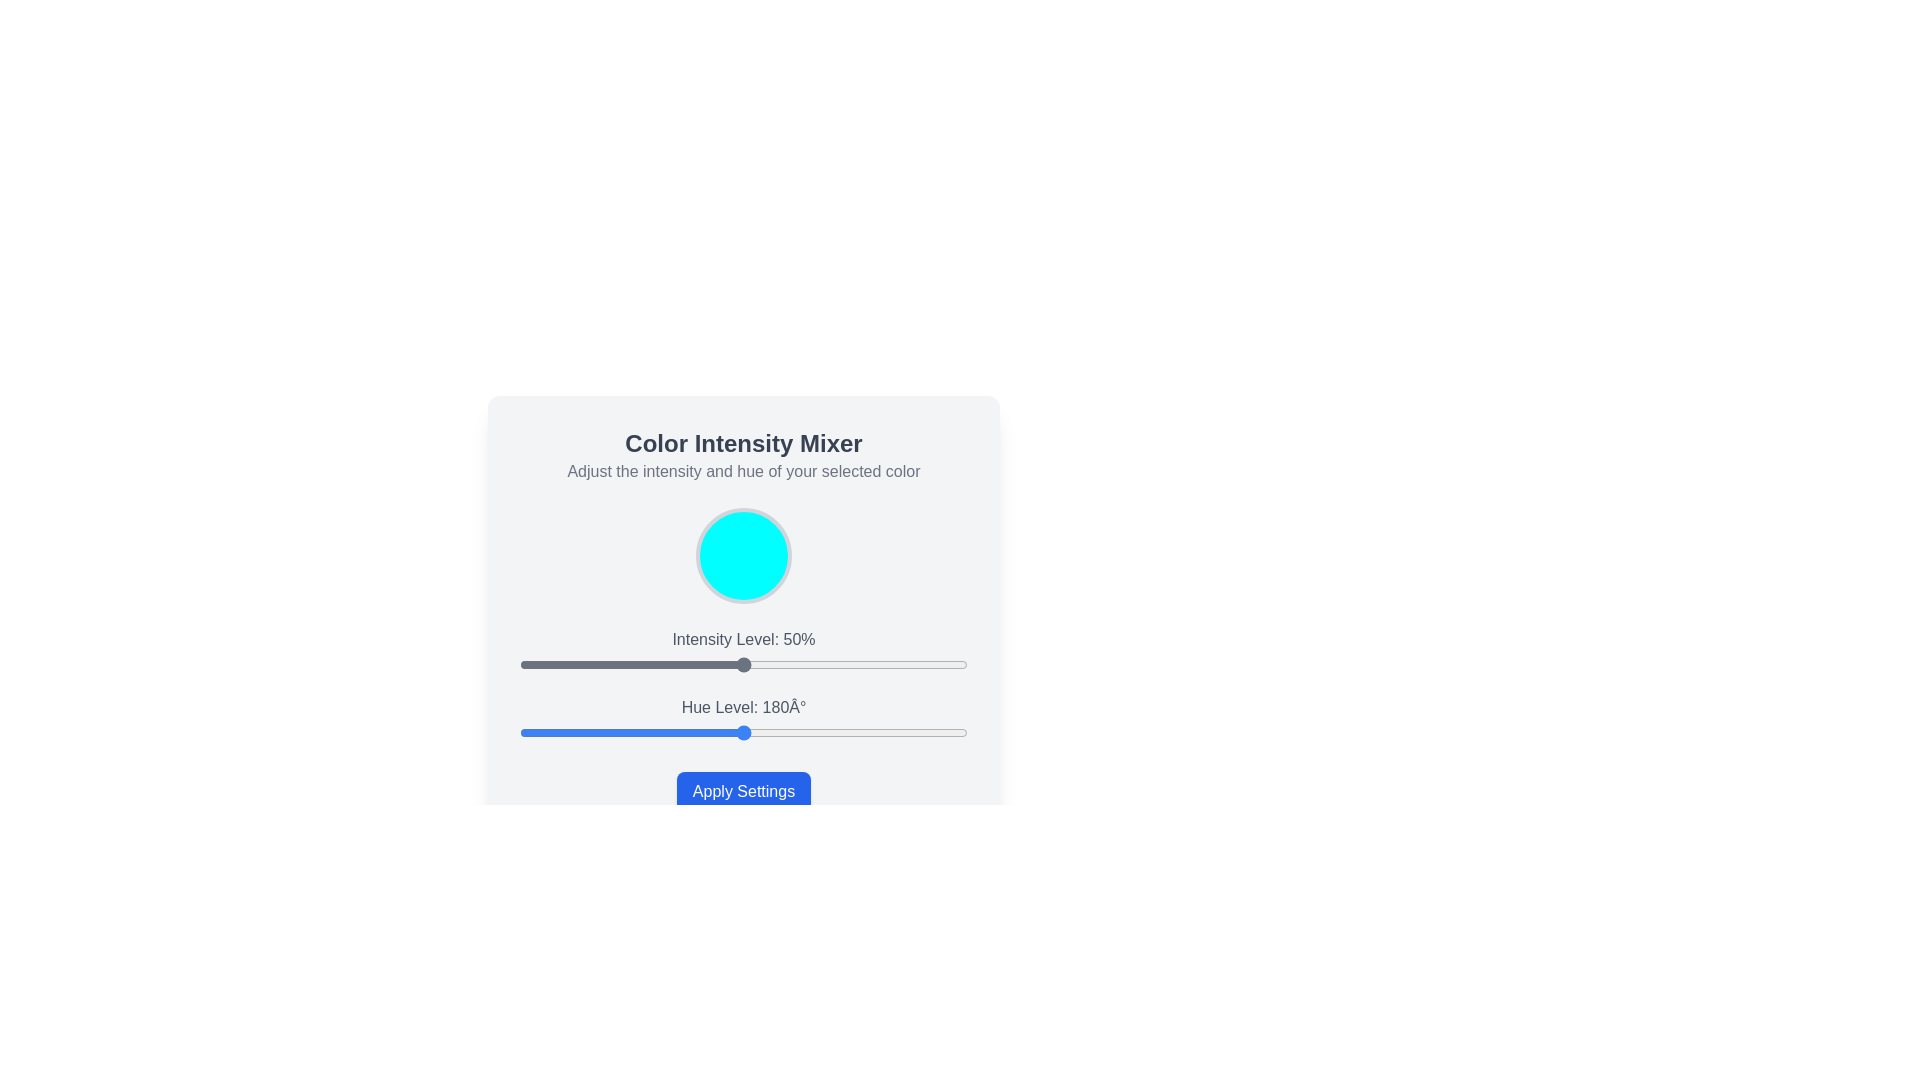  I want to click on the hue level slider to 304°, so click(897, 732).